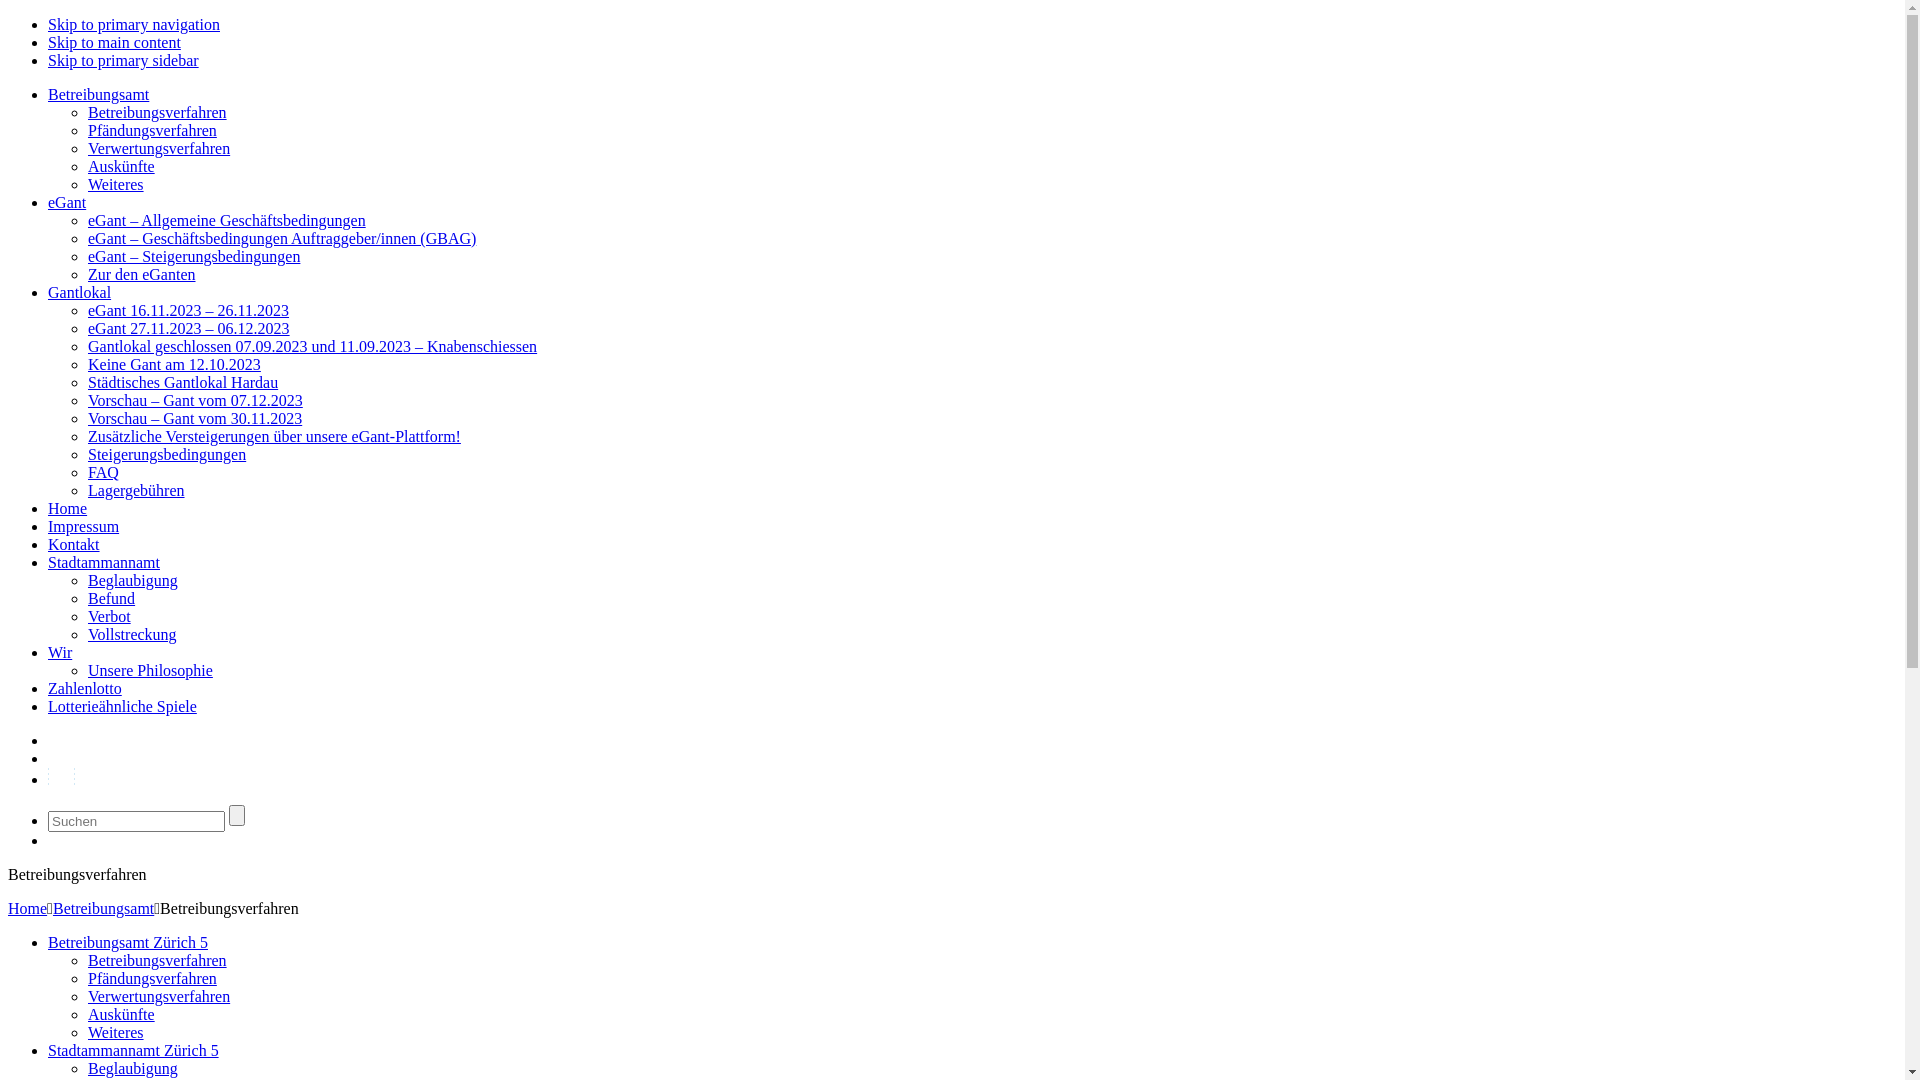  Describe the element at coordinates (132, 580) in the screenshot. I see `'Beglaubigung'` at that location.